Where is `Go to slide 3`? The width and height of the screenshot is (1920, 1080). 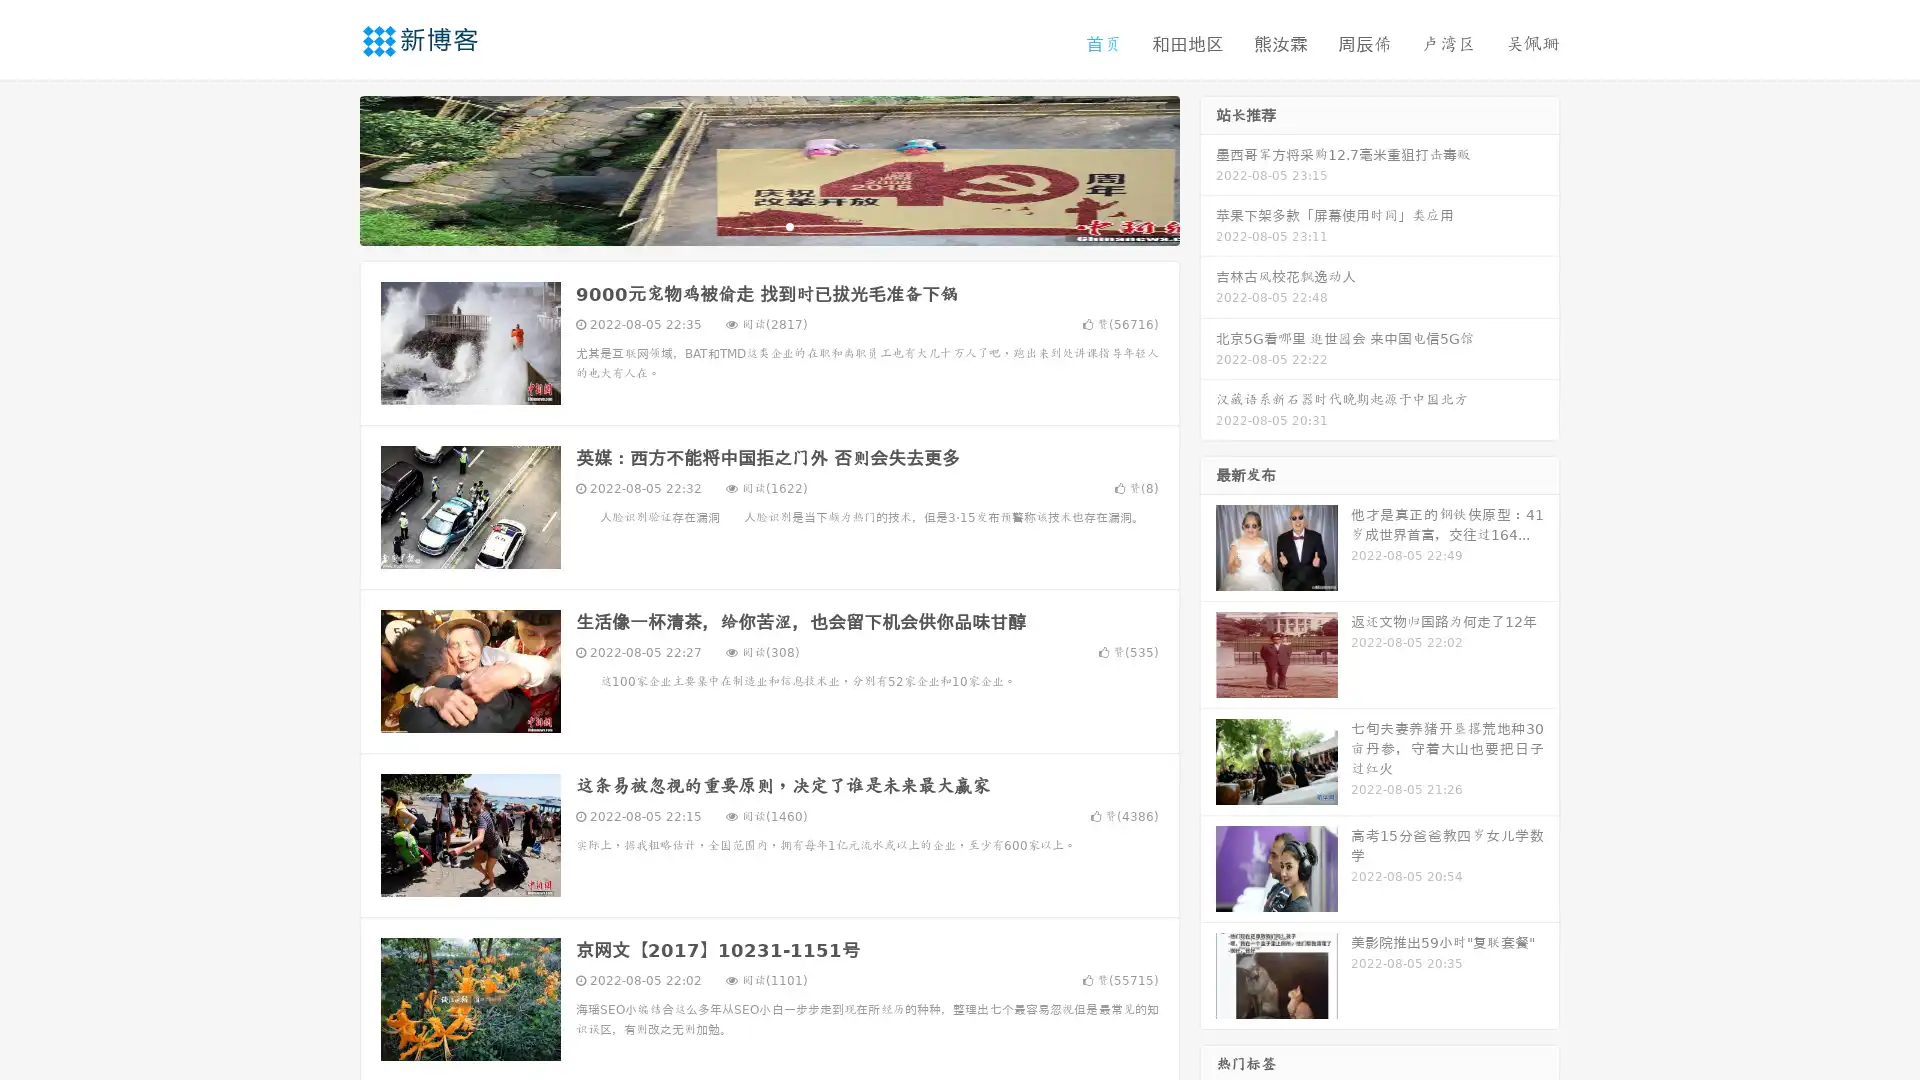 Go to slide 3 is located at coordinates (789, 225).